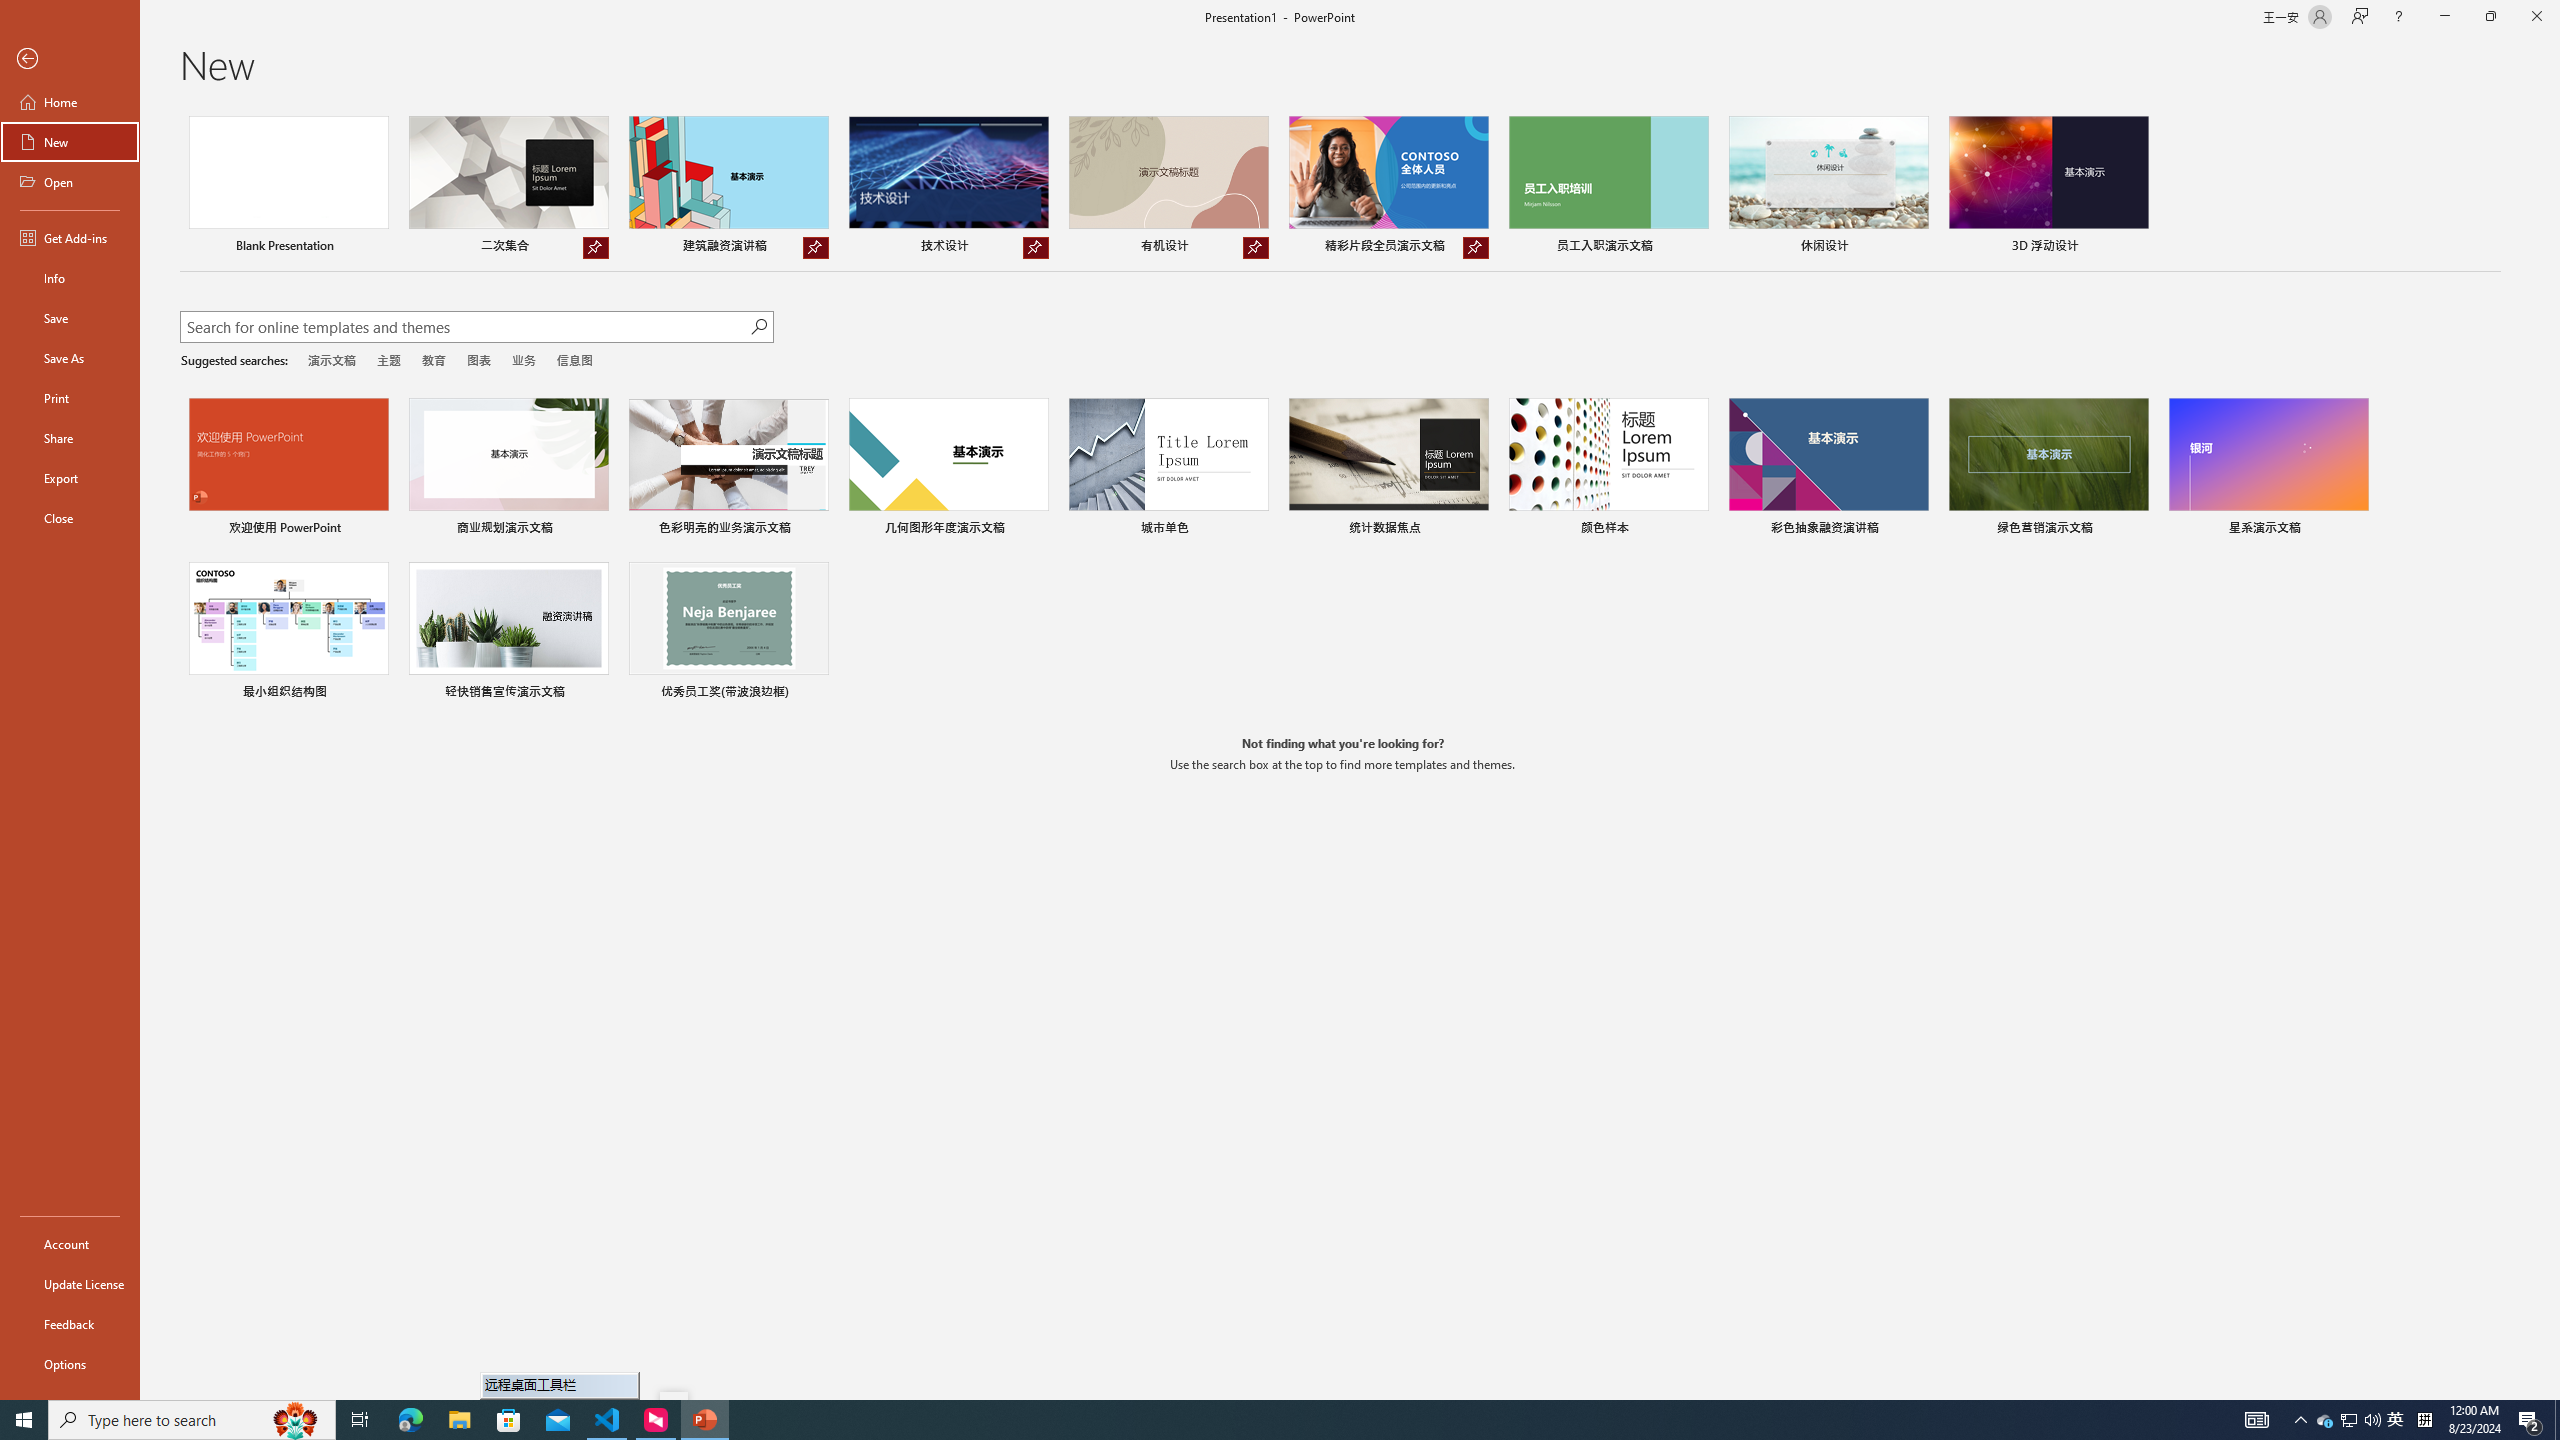 The image size is (2560, 1440). Describe the element at coordinates (69, 1244) in the screenshot. I see `'Account'` at that location.